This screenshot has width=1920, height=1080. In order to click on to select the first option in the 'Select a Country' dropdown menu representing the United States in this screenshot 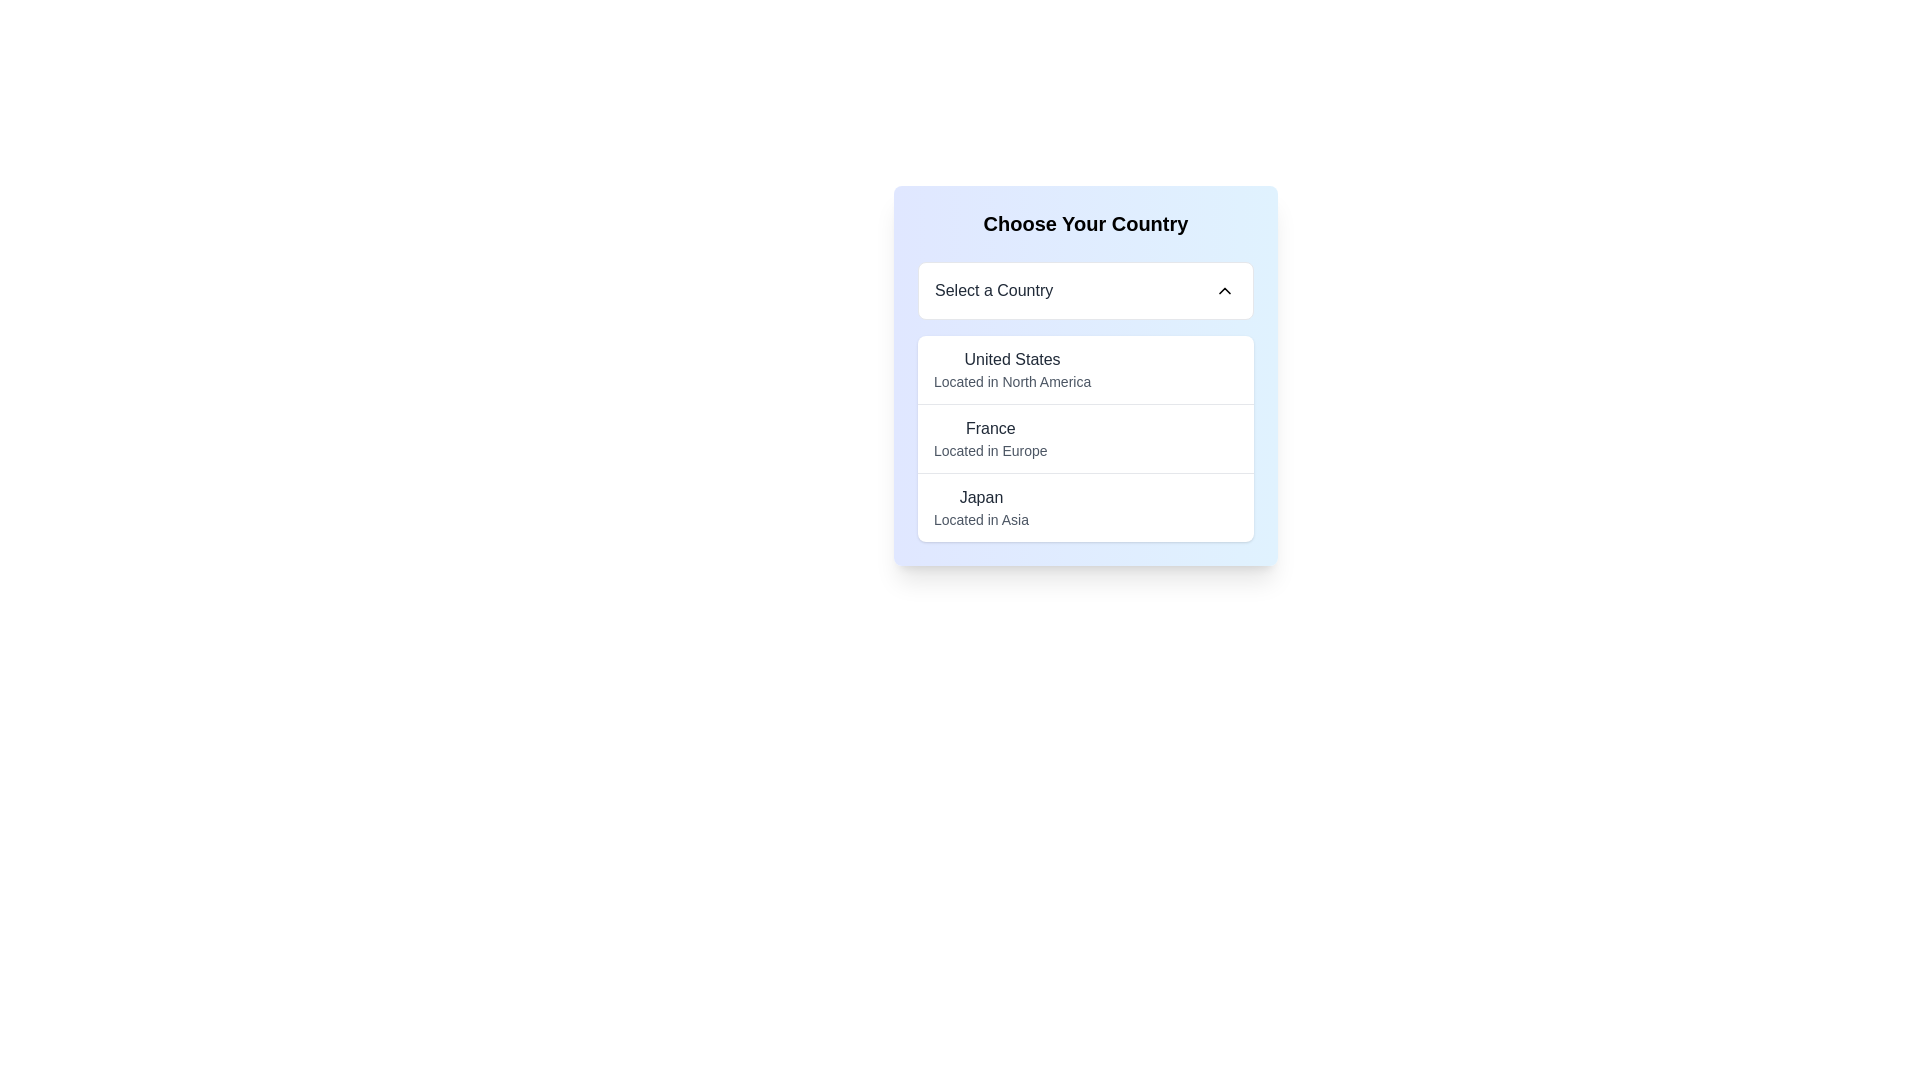, I will do `click(1012, 370)`.